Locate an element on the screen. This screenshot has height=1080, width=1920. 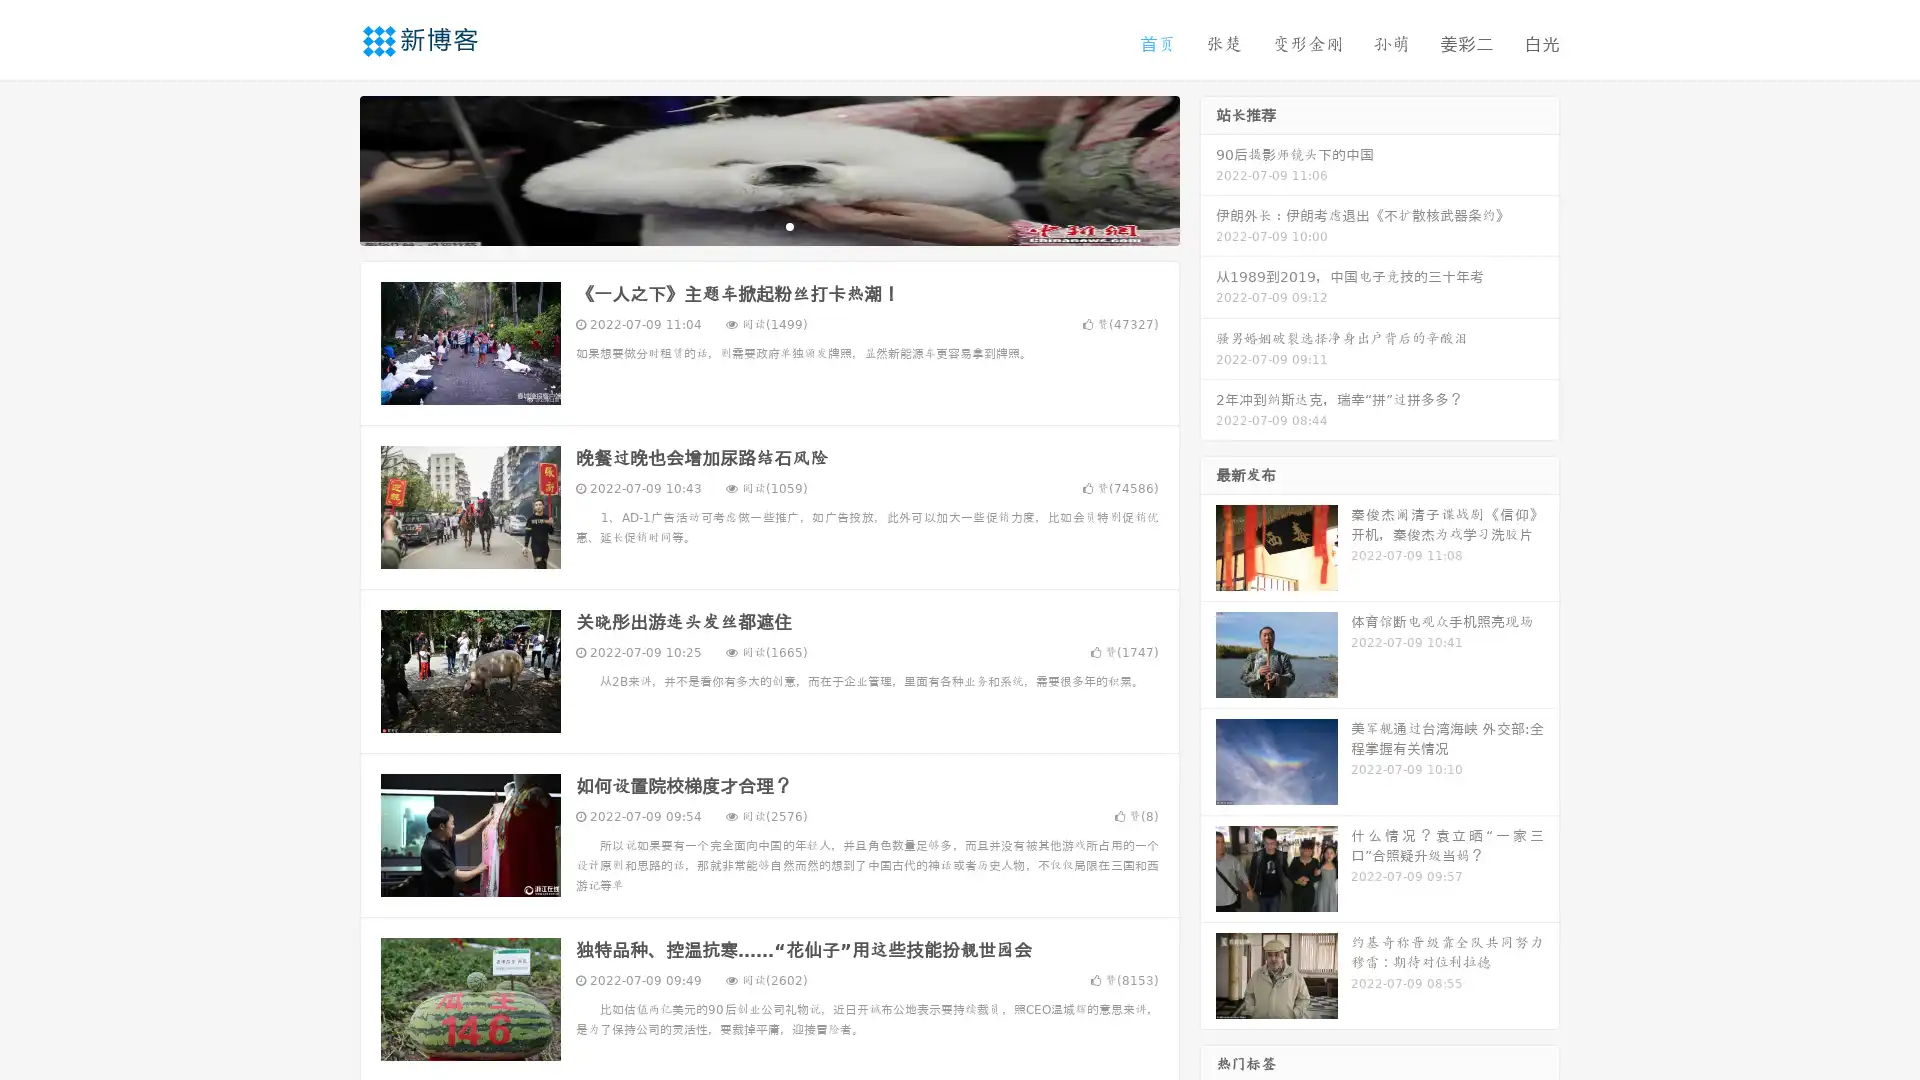
Go to slide 3 is located at coordinates (789, 225).